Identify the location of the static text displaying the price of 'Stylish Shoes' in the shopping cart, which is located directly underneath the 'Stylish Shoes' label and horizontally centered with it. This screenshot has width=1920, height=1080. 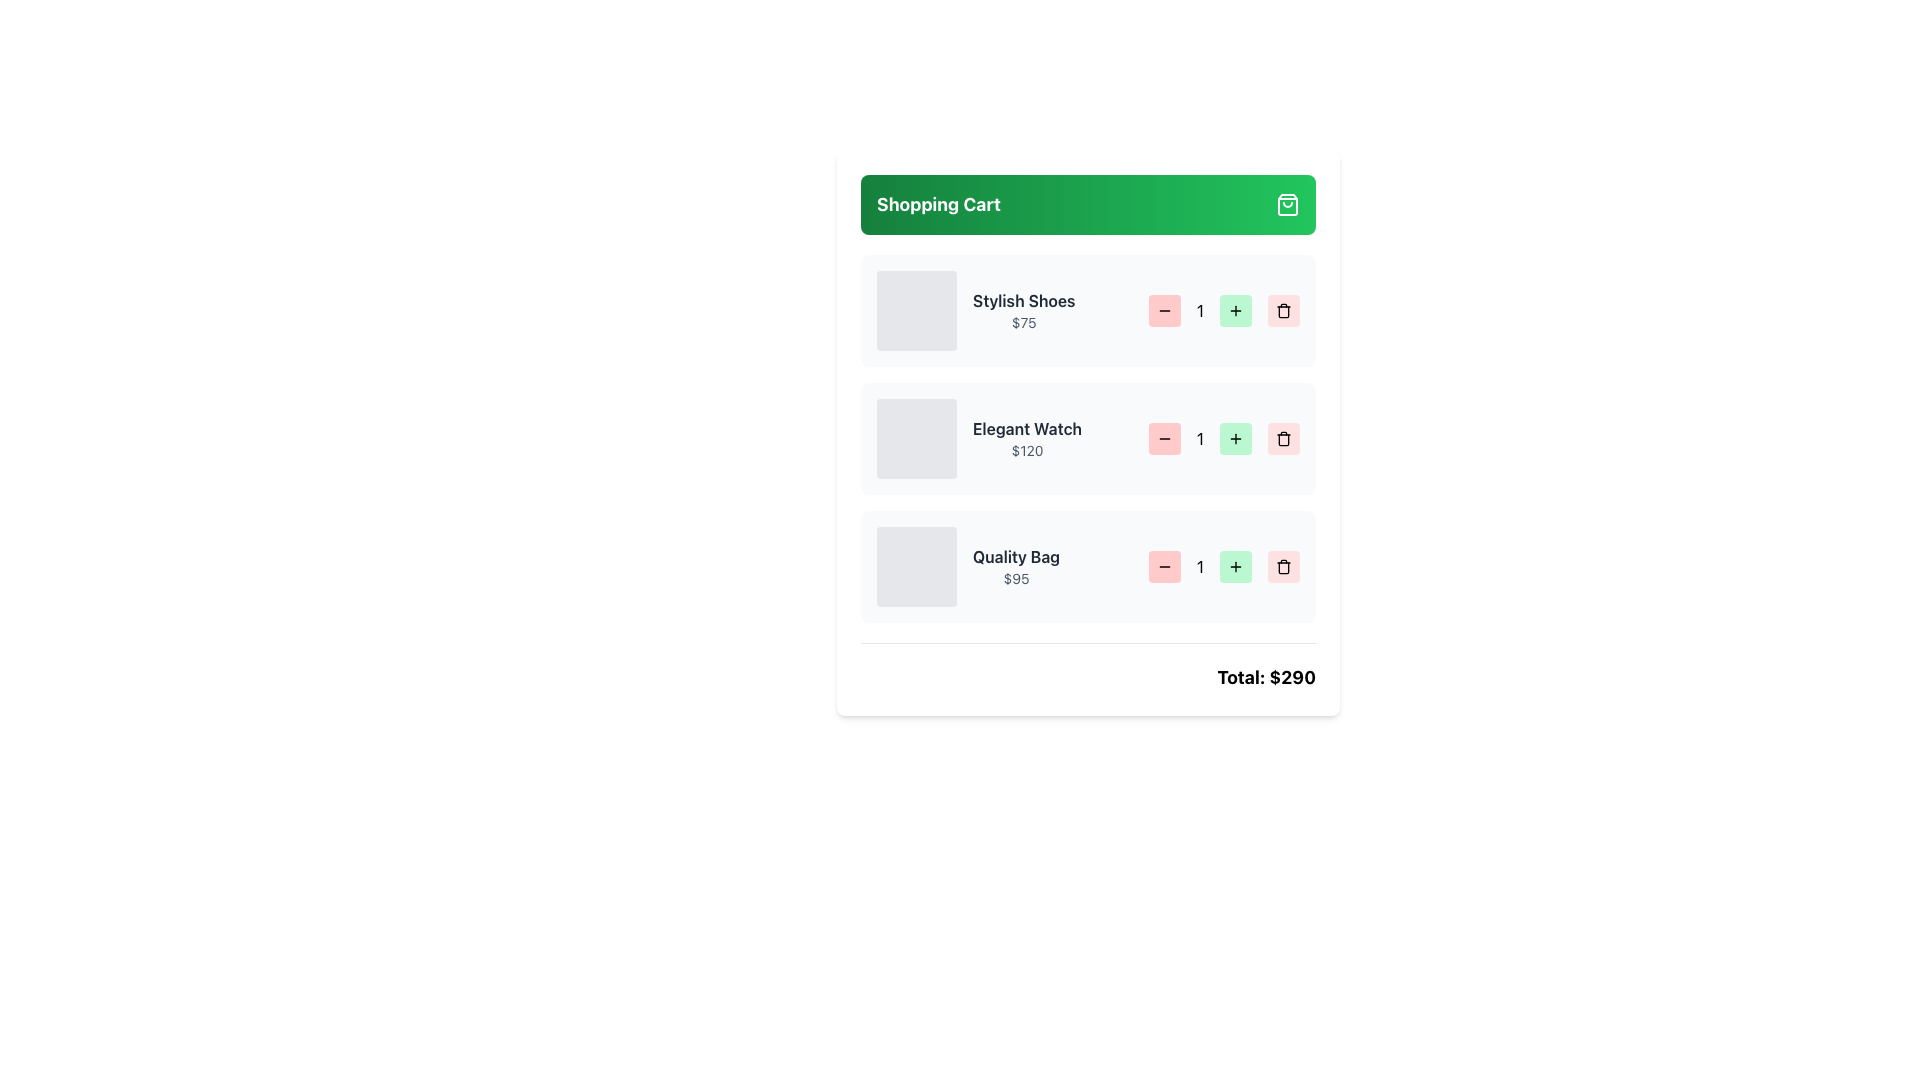
(1024, 322).